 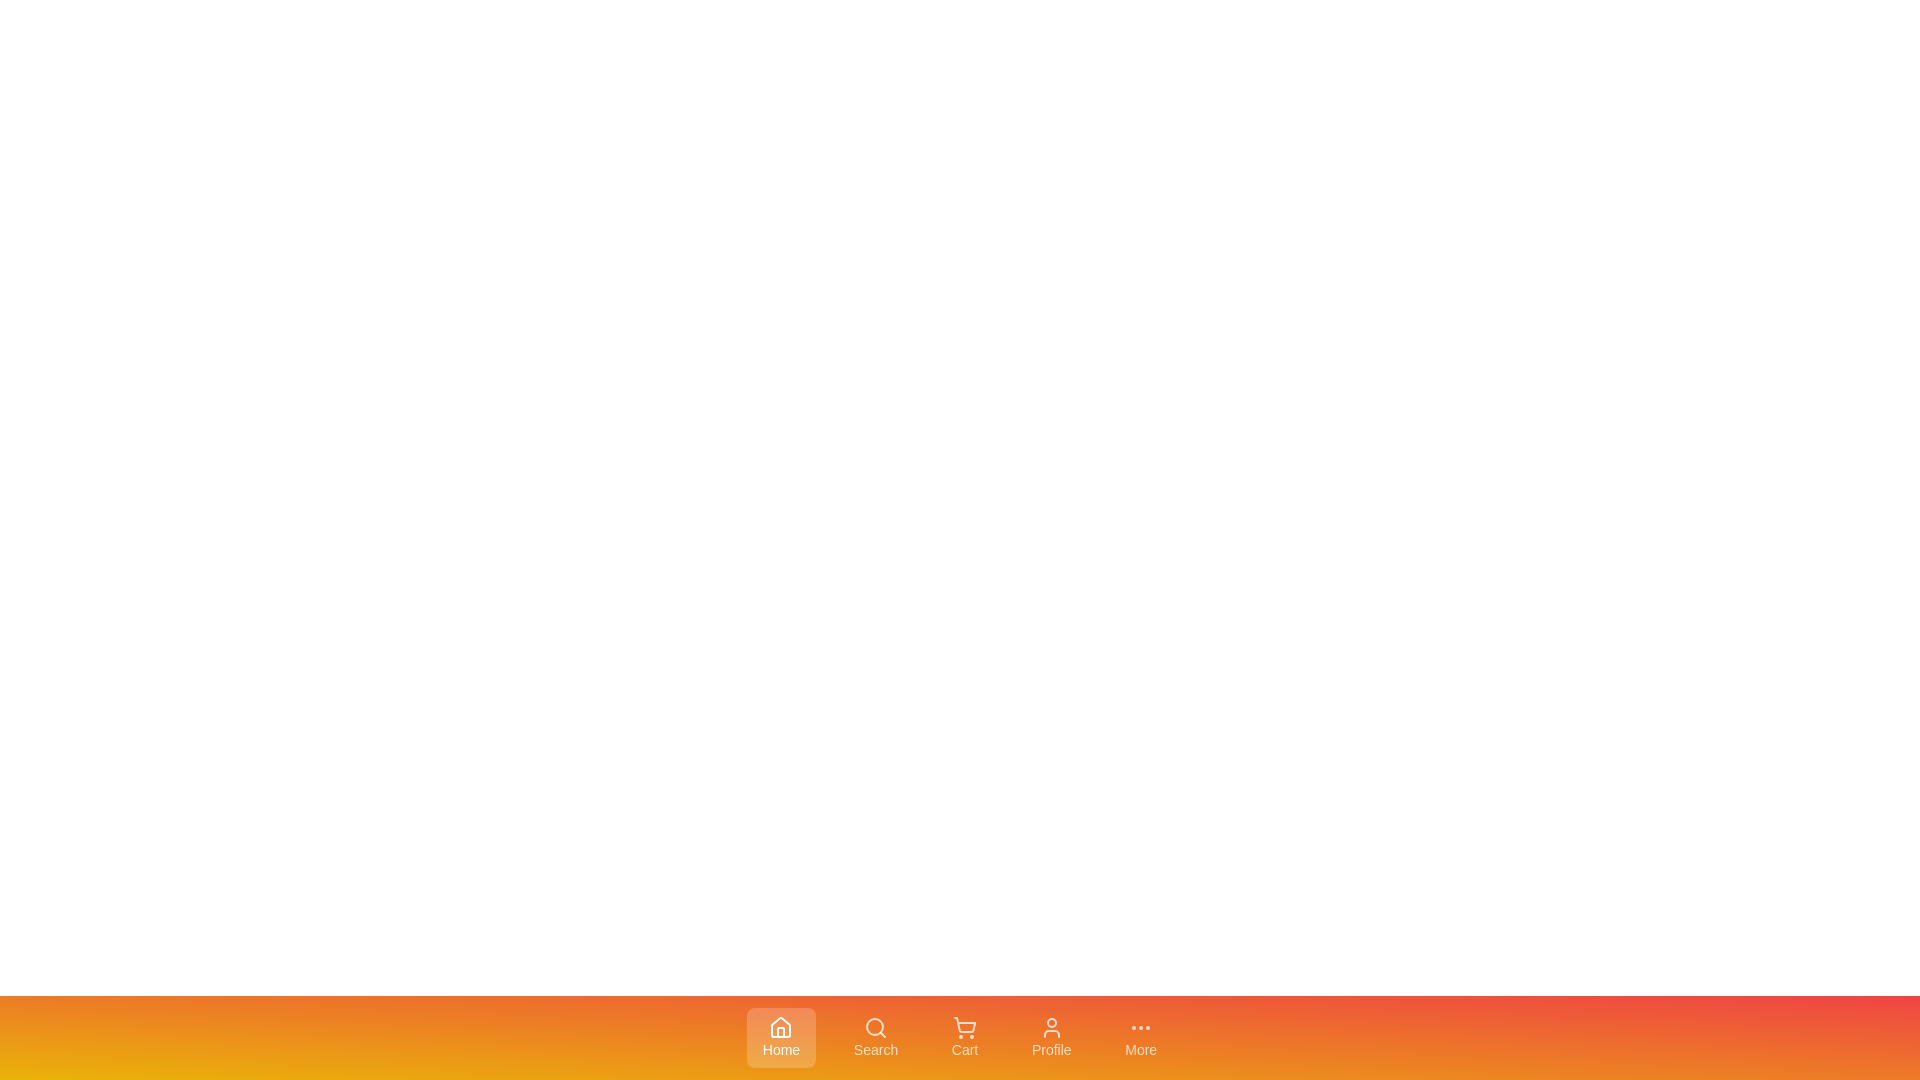 What do you see at coordinates (875, 1036) in the screenshot?
I see `the tab labeled Search` at bounding box center [875, 1036].